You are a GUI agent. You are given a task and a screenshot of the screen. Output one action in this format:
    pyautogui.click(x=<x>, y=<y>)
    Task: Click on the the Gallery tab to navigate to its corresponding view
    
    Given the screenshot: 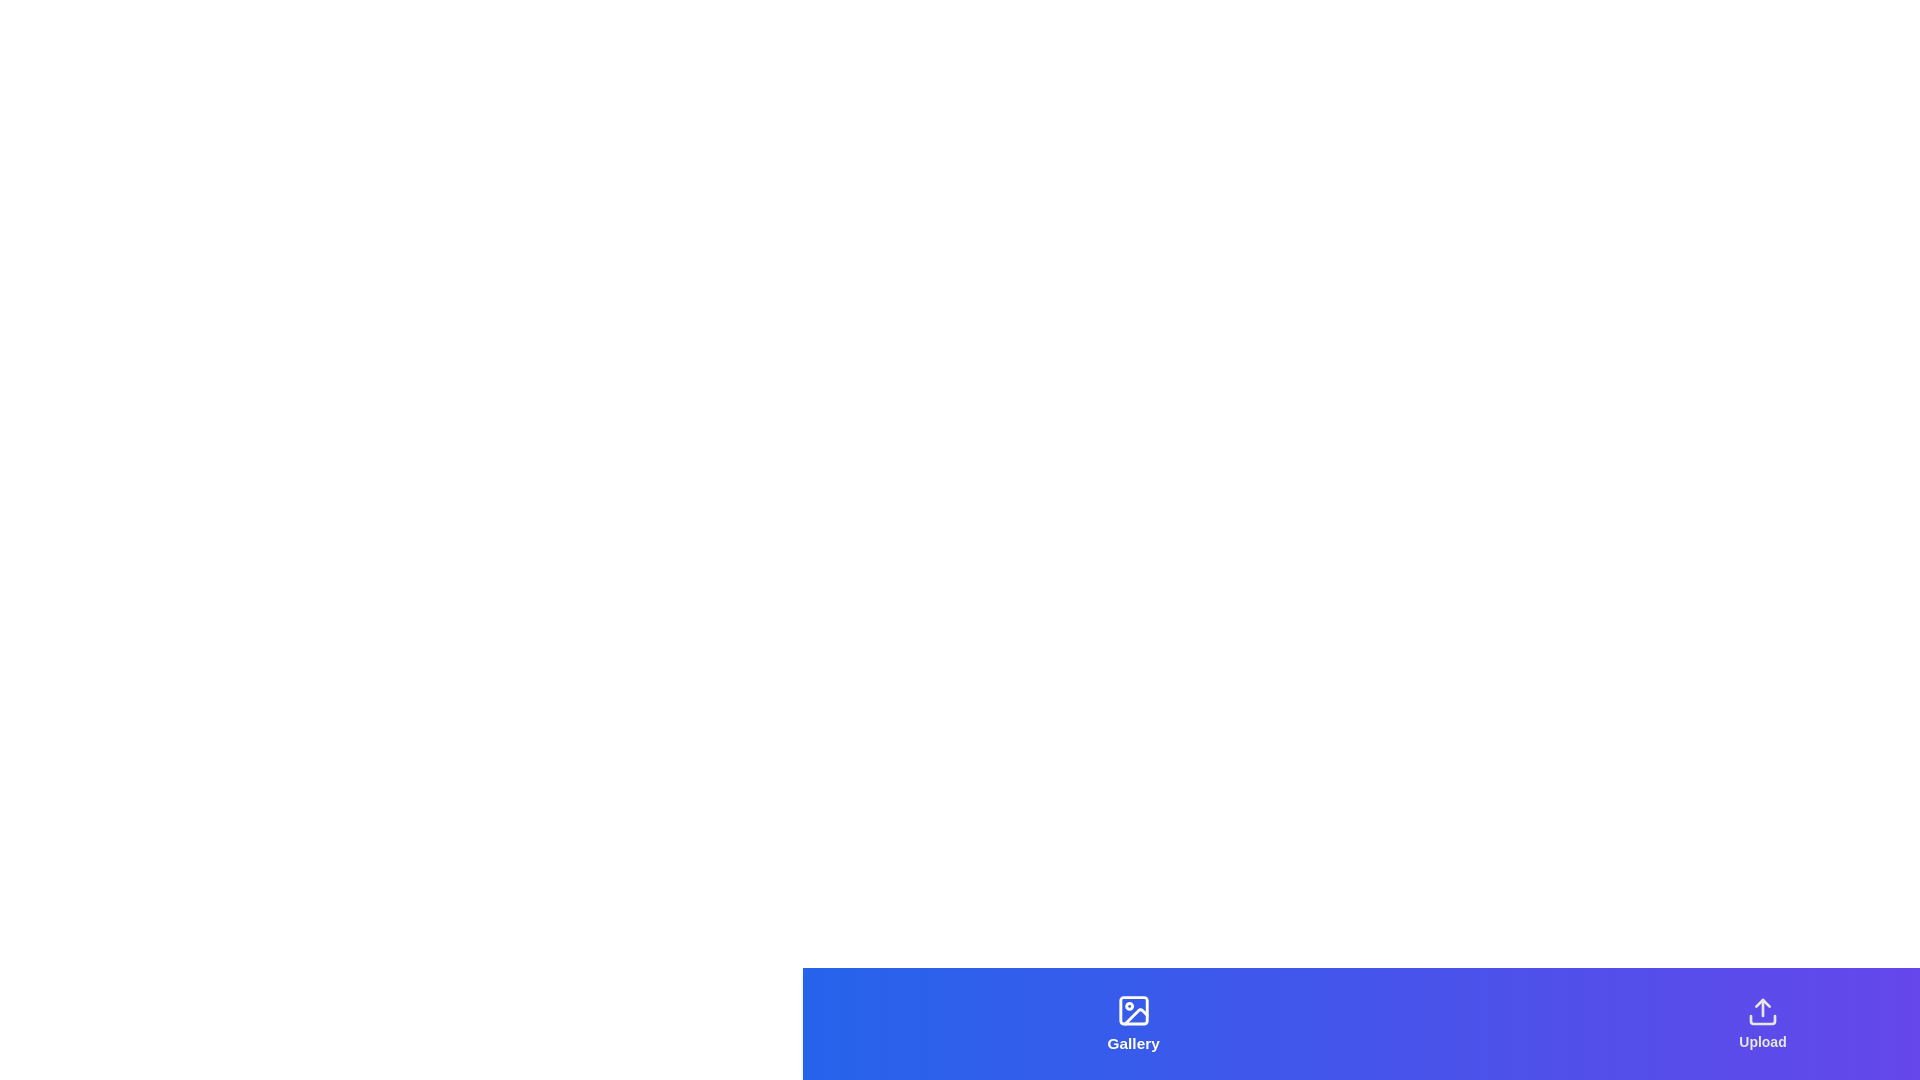 What is the action you would take?
    pyautogui.click(x=1133, y=1023)
    